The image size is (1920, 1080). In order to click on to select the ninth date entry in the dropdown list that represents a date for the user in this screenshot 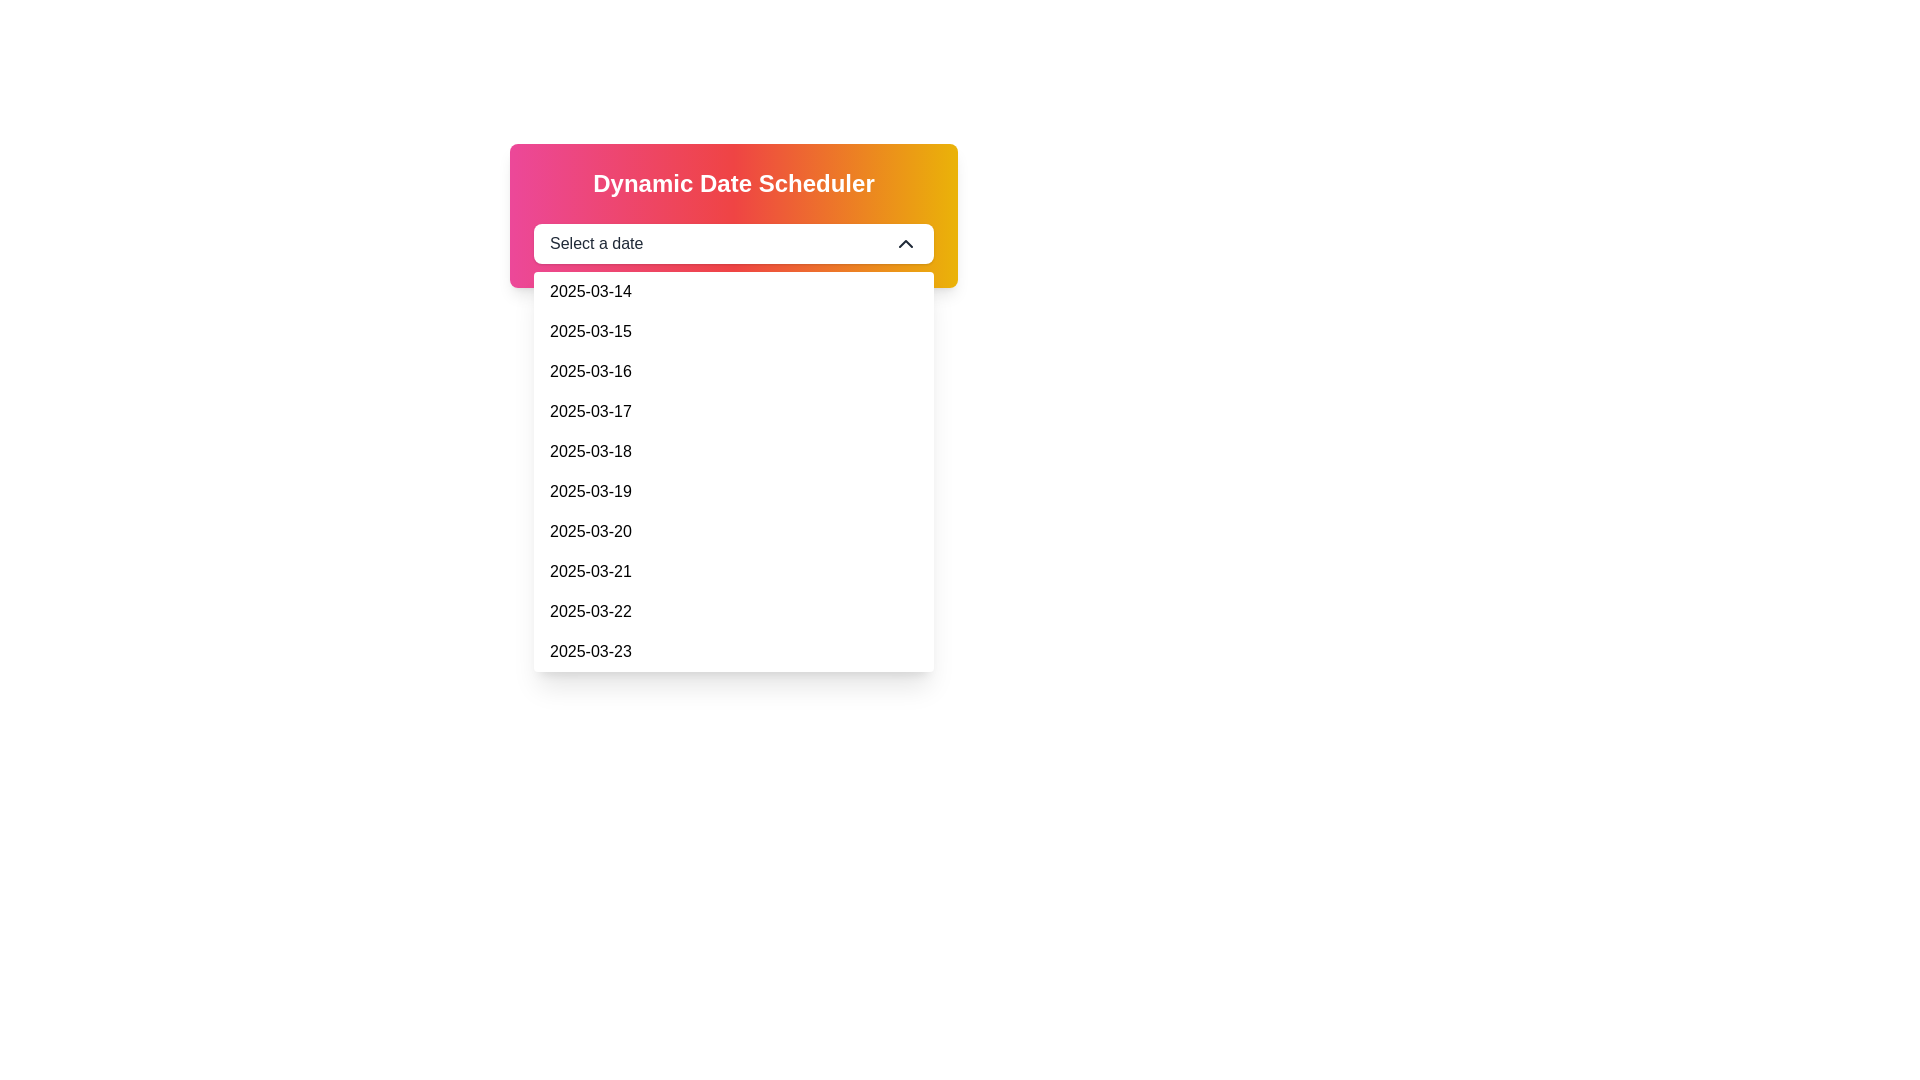, I will do `click(589, 611)`.